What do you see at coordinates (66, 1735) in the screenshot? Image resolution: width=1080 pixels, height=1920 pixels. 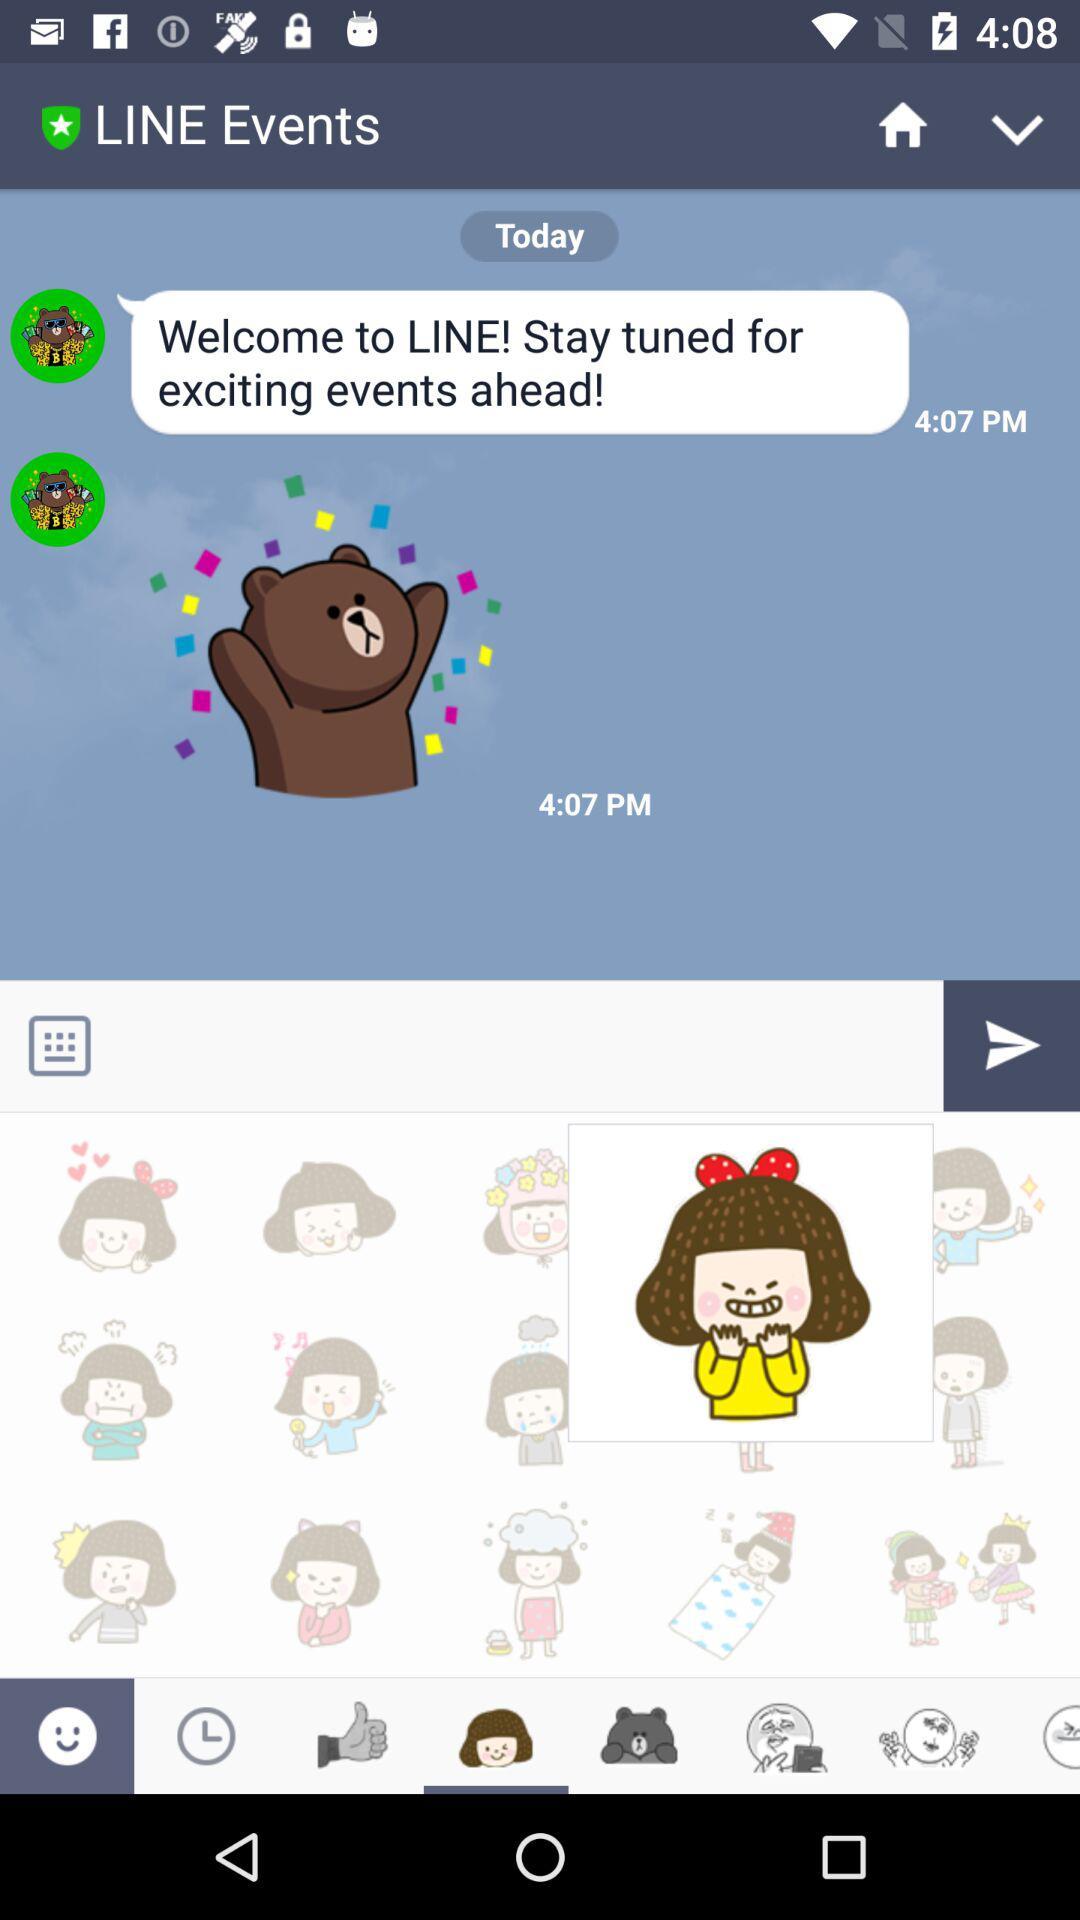 I see `the emoji icon` at bounding box center [66, 1735].